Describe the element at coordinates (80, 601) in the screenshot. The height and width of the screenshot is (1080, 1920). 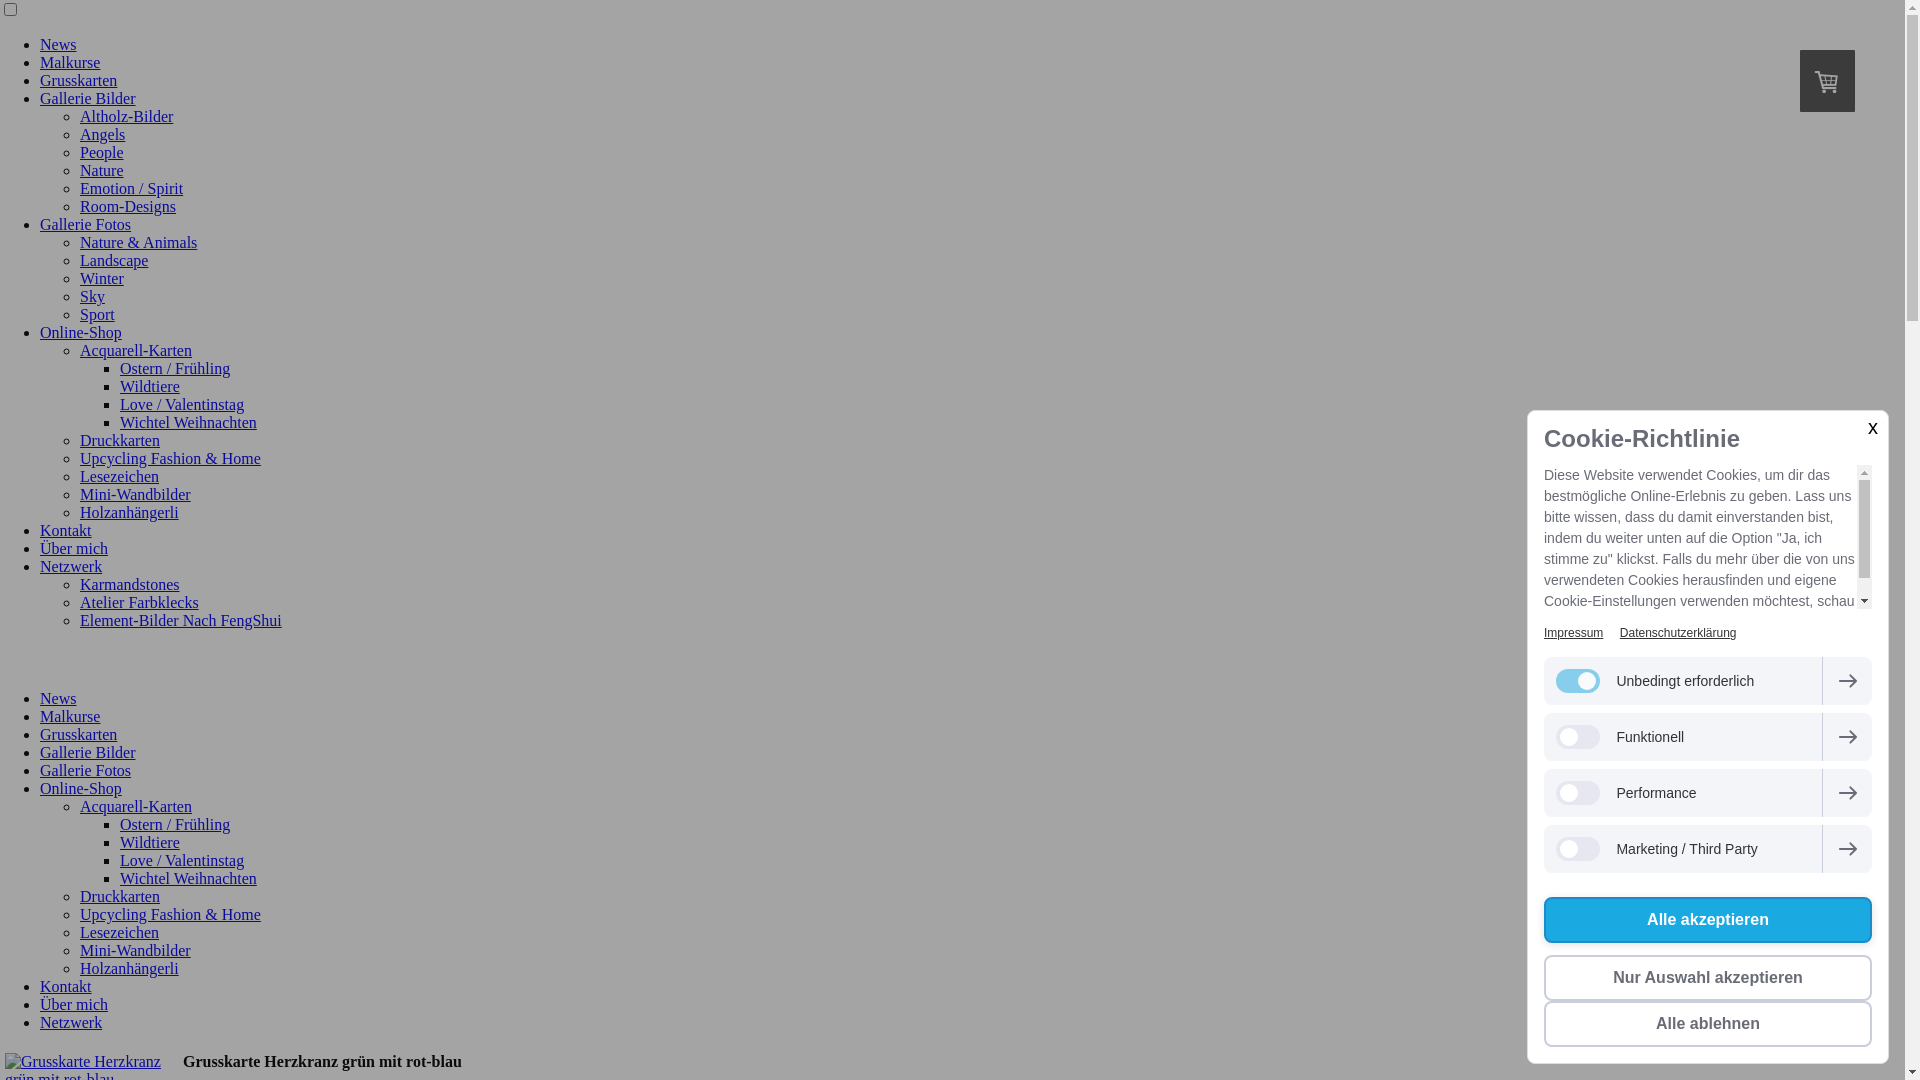
I see `'Atelier Farbklecks'` at that location.